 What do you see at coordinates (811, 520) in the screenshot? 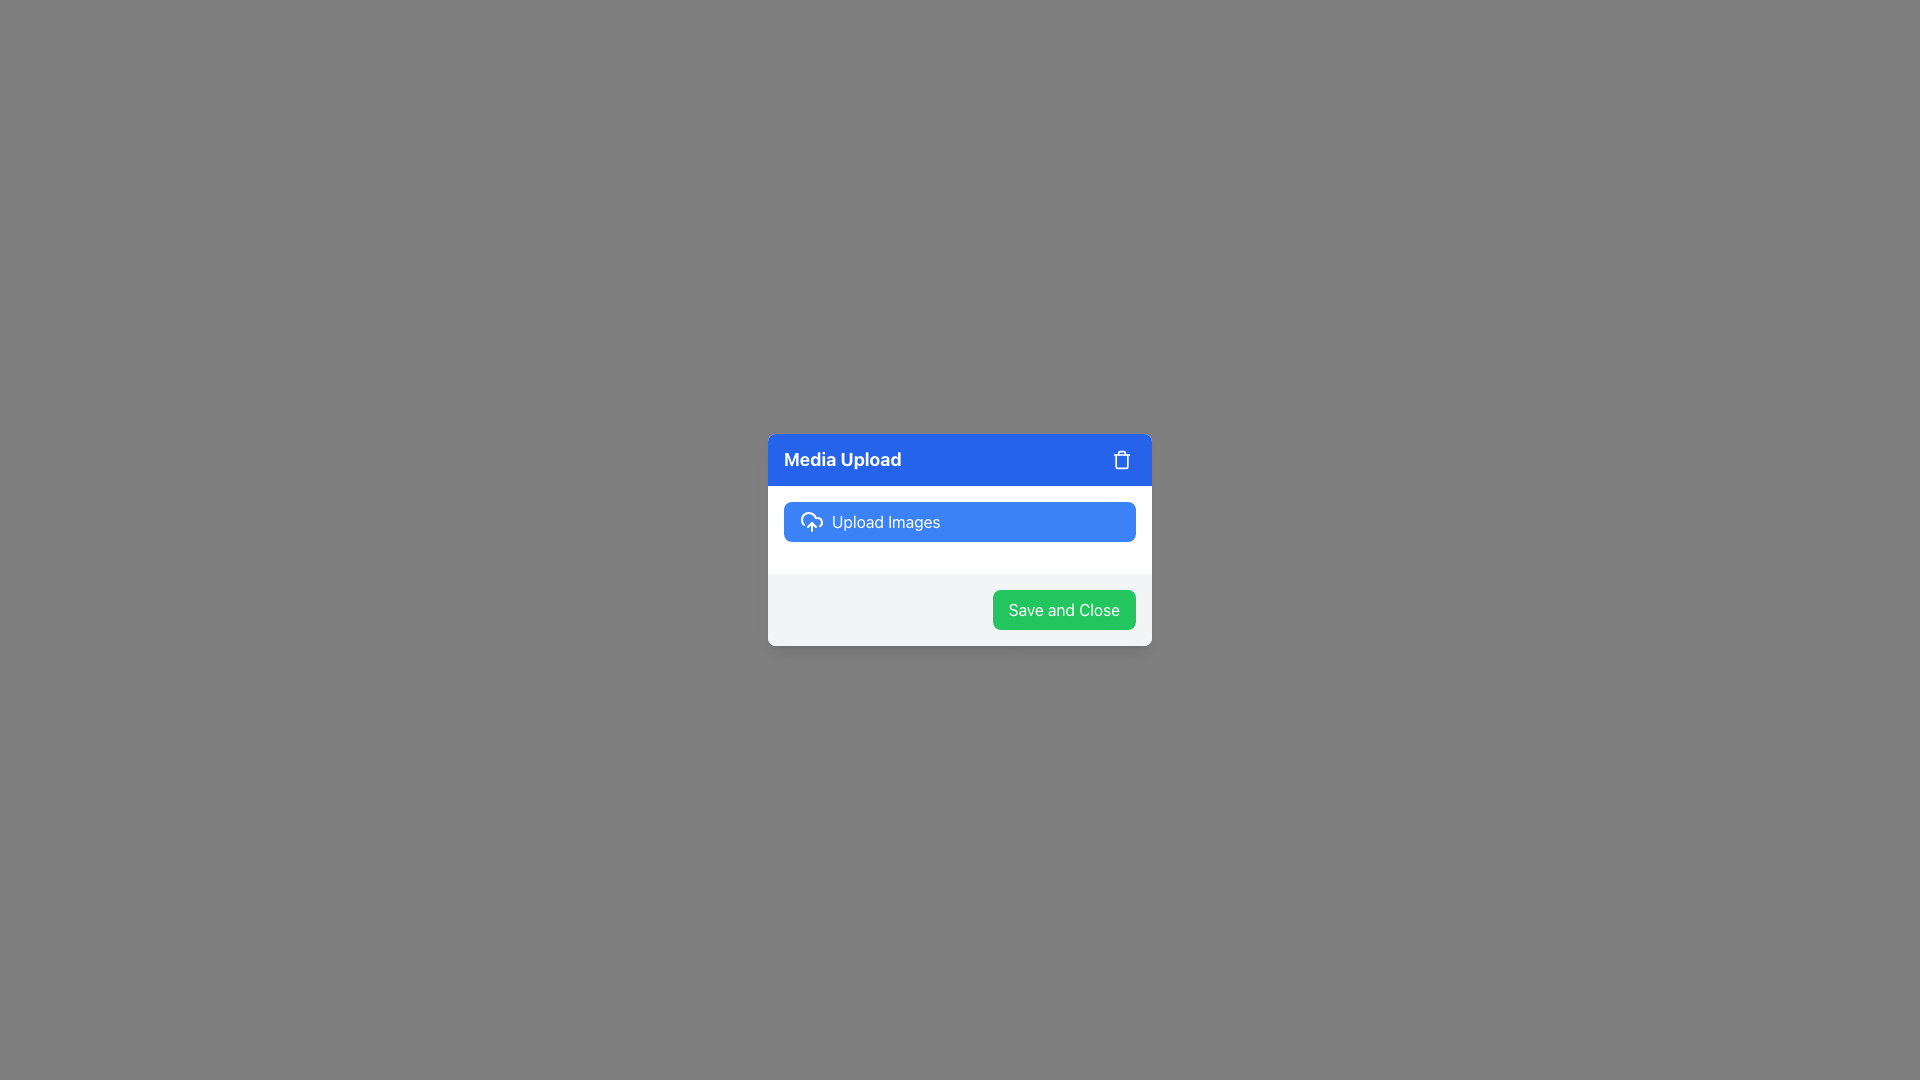
I see `the upload icon located to the left of the 'Upload Images' text within the upload button in the media upload modal` at bounding box center [811, 520].